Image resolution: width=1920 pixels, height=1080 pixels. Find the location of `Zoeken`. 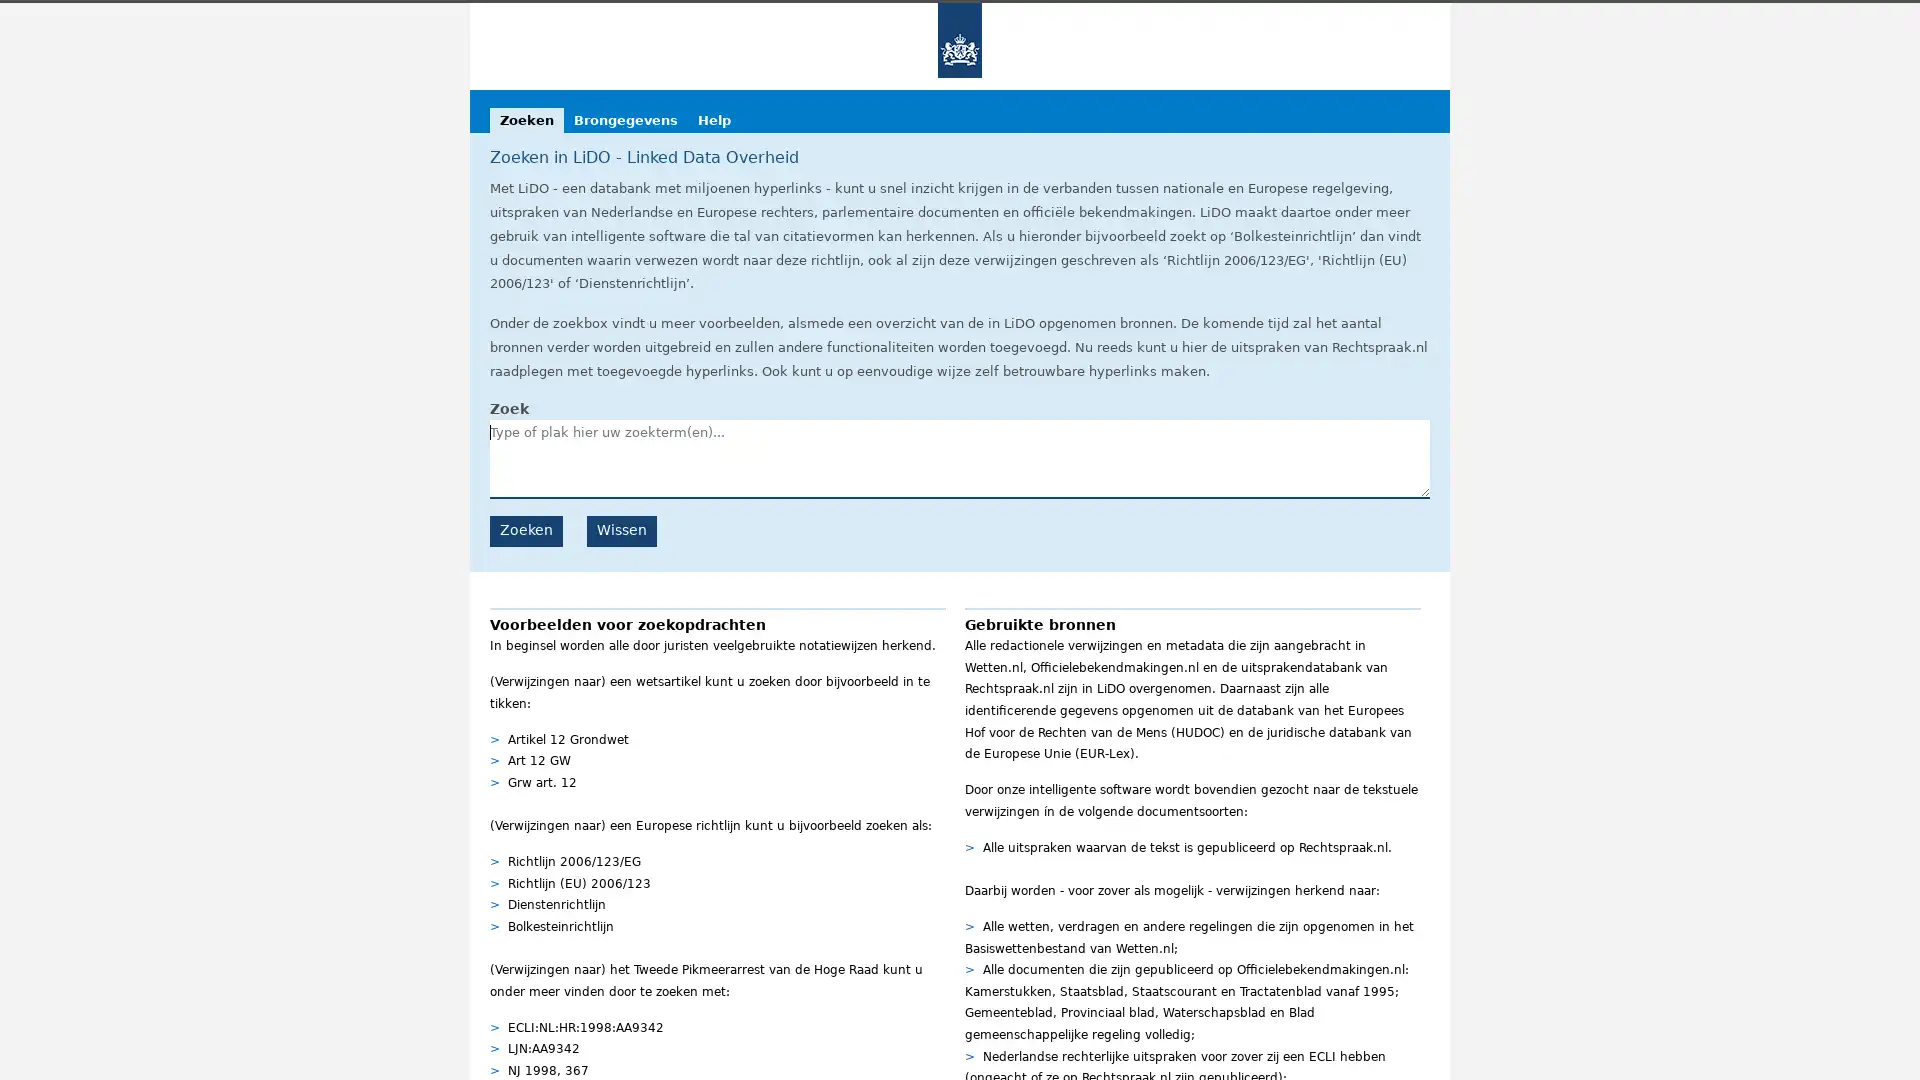

Zoeken is located at coordinates (526, 530).